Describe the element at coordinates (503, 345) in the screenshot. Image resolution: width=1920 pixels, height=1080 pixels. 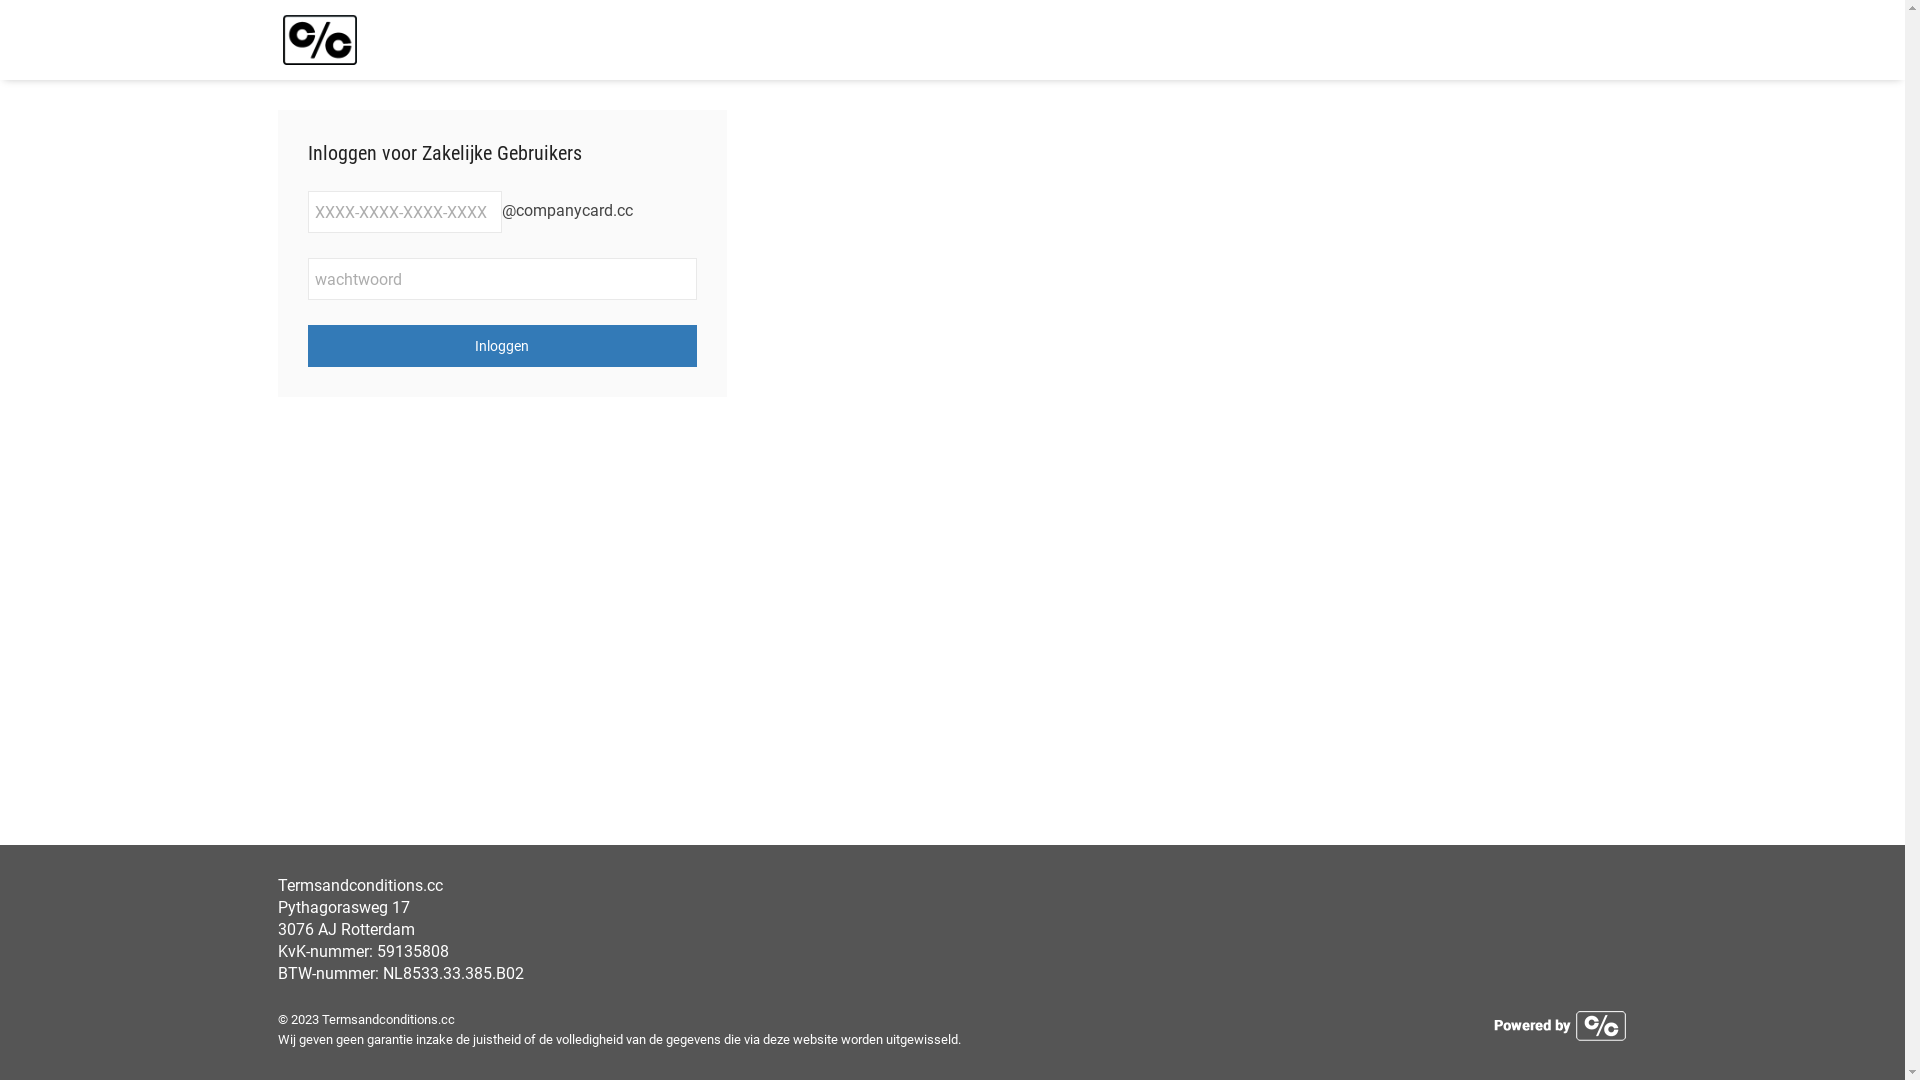
I see `'Inloggen'` at that location.